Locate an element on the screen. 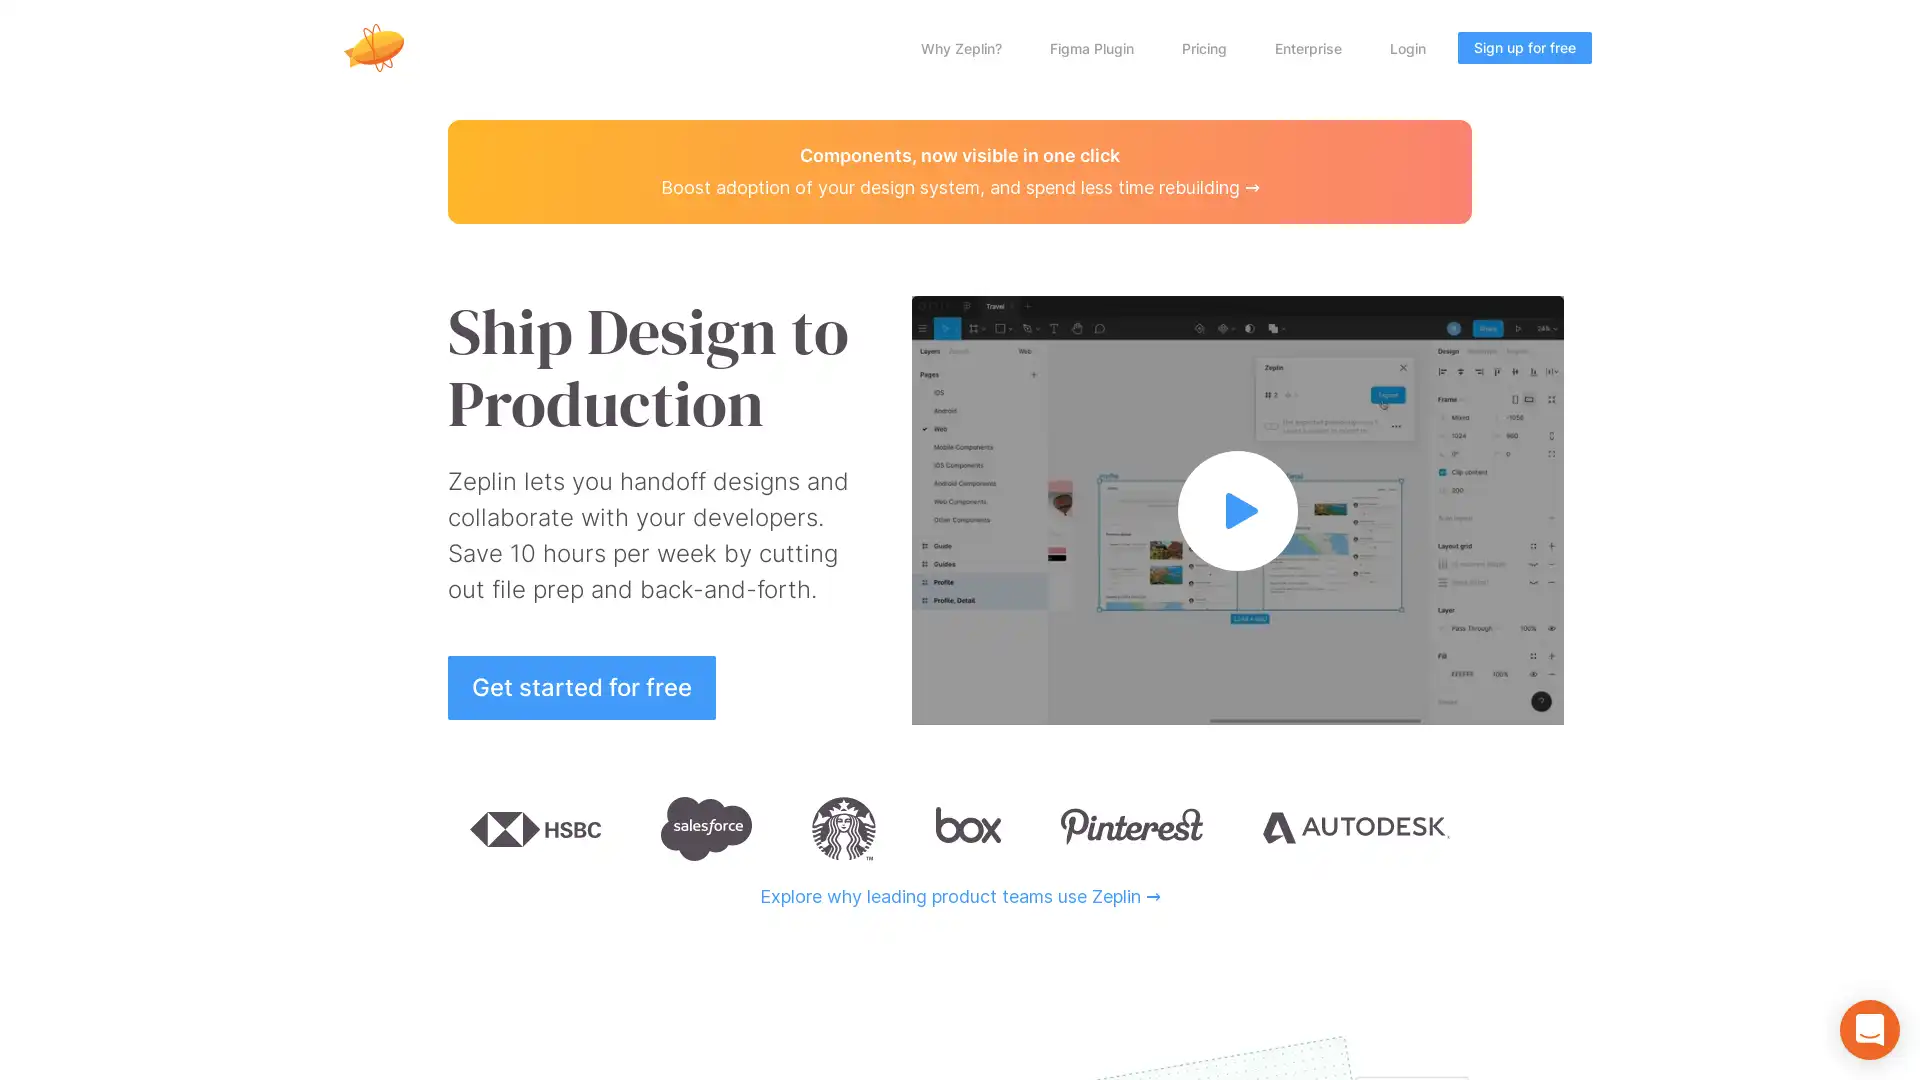 This screenshot has height=1080, width=1920. Open Intercom Messenger is located at coordinates (1869, 1029).